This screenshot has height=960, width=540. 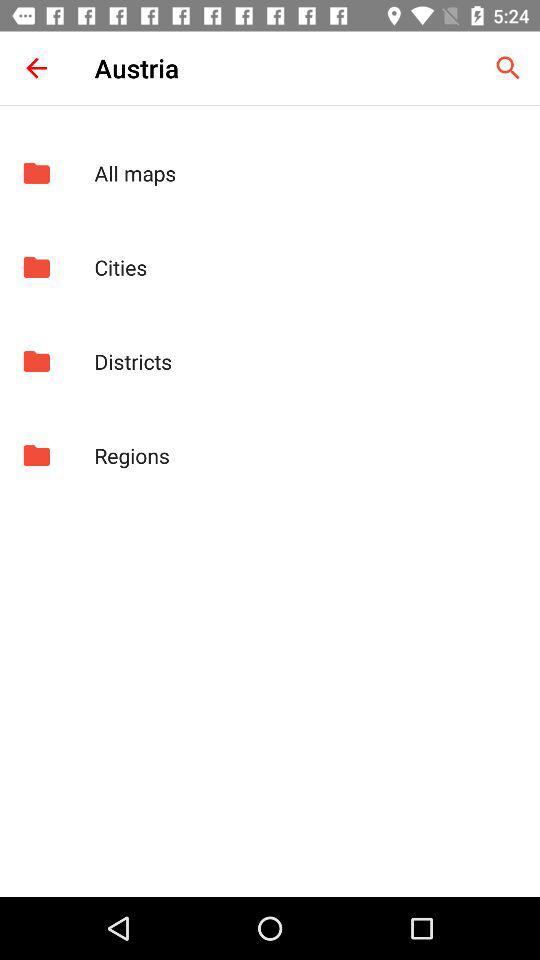 I want to click on the item next to regions item, so click(x=36, y=455).